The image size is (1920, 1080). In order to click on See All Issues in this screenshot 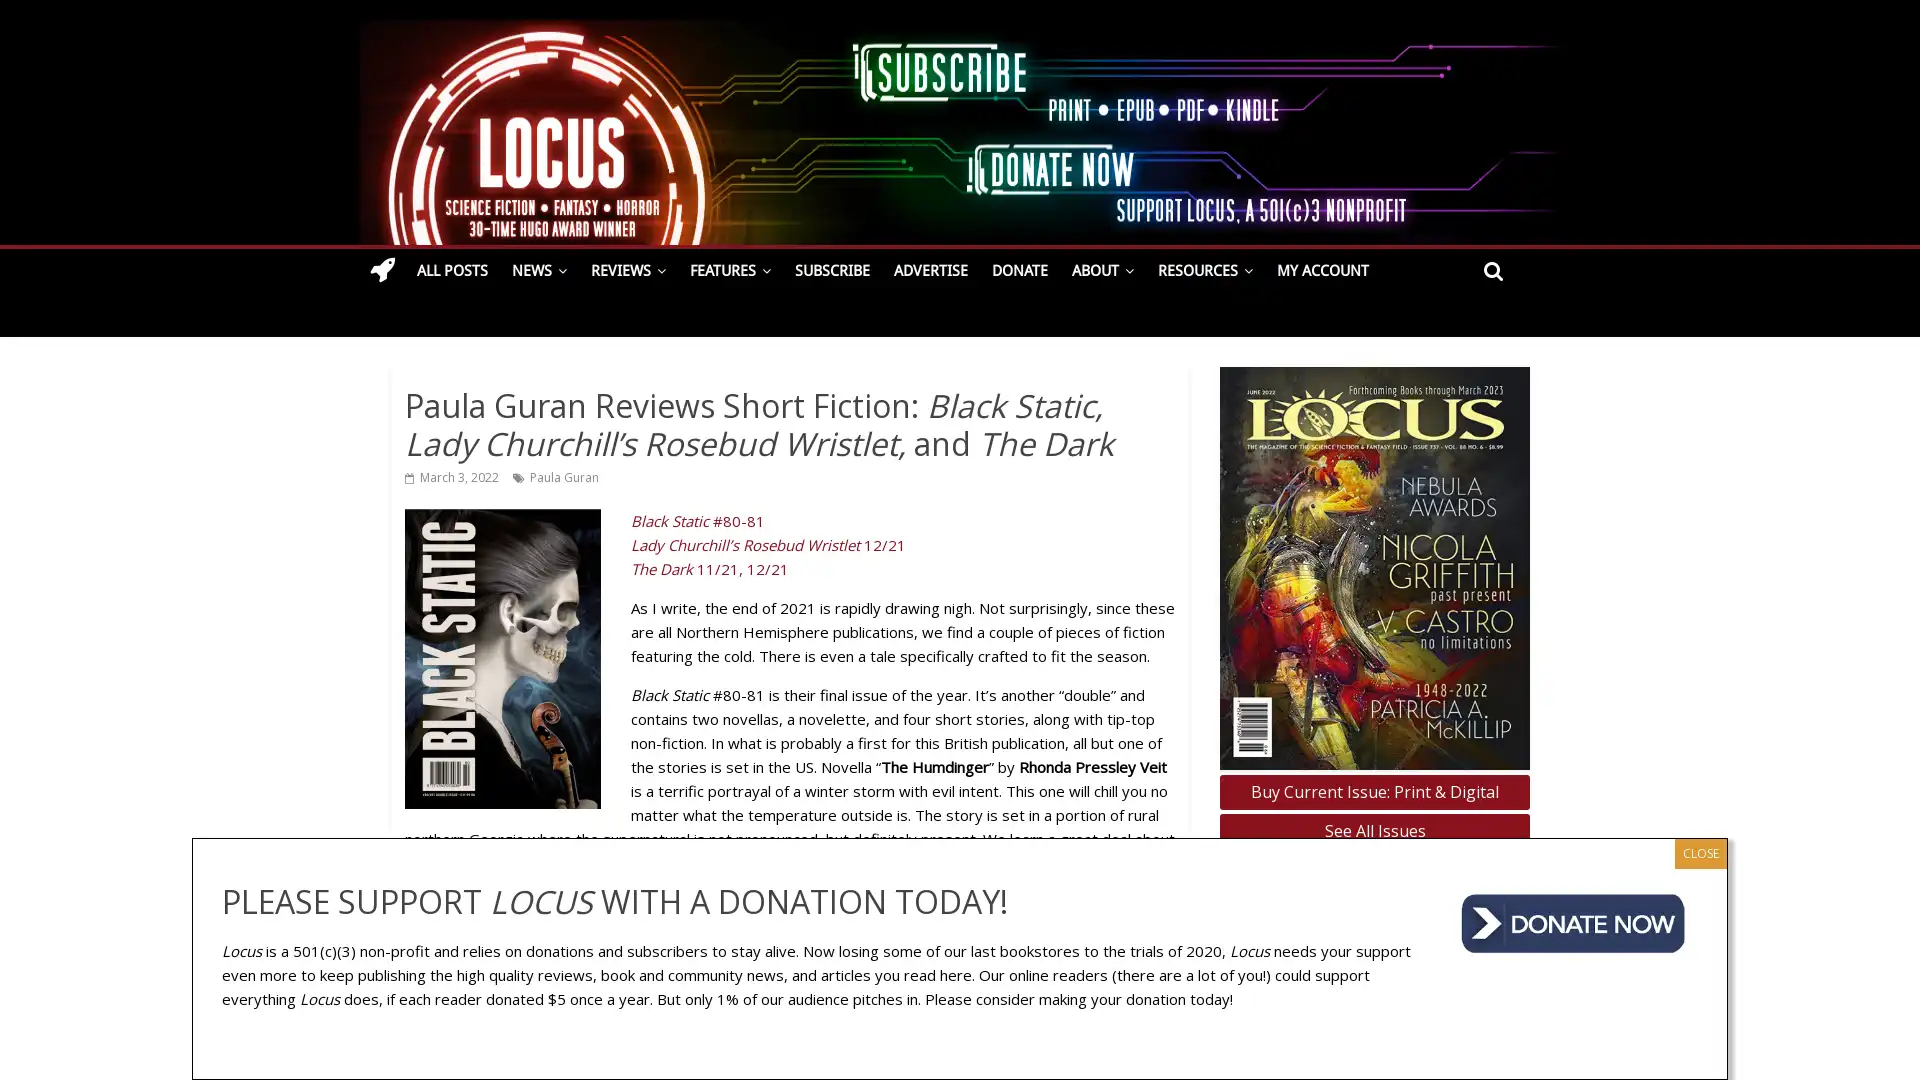, I will do `click(1373, 831)`.